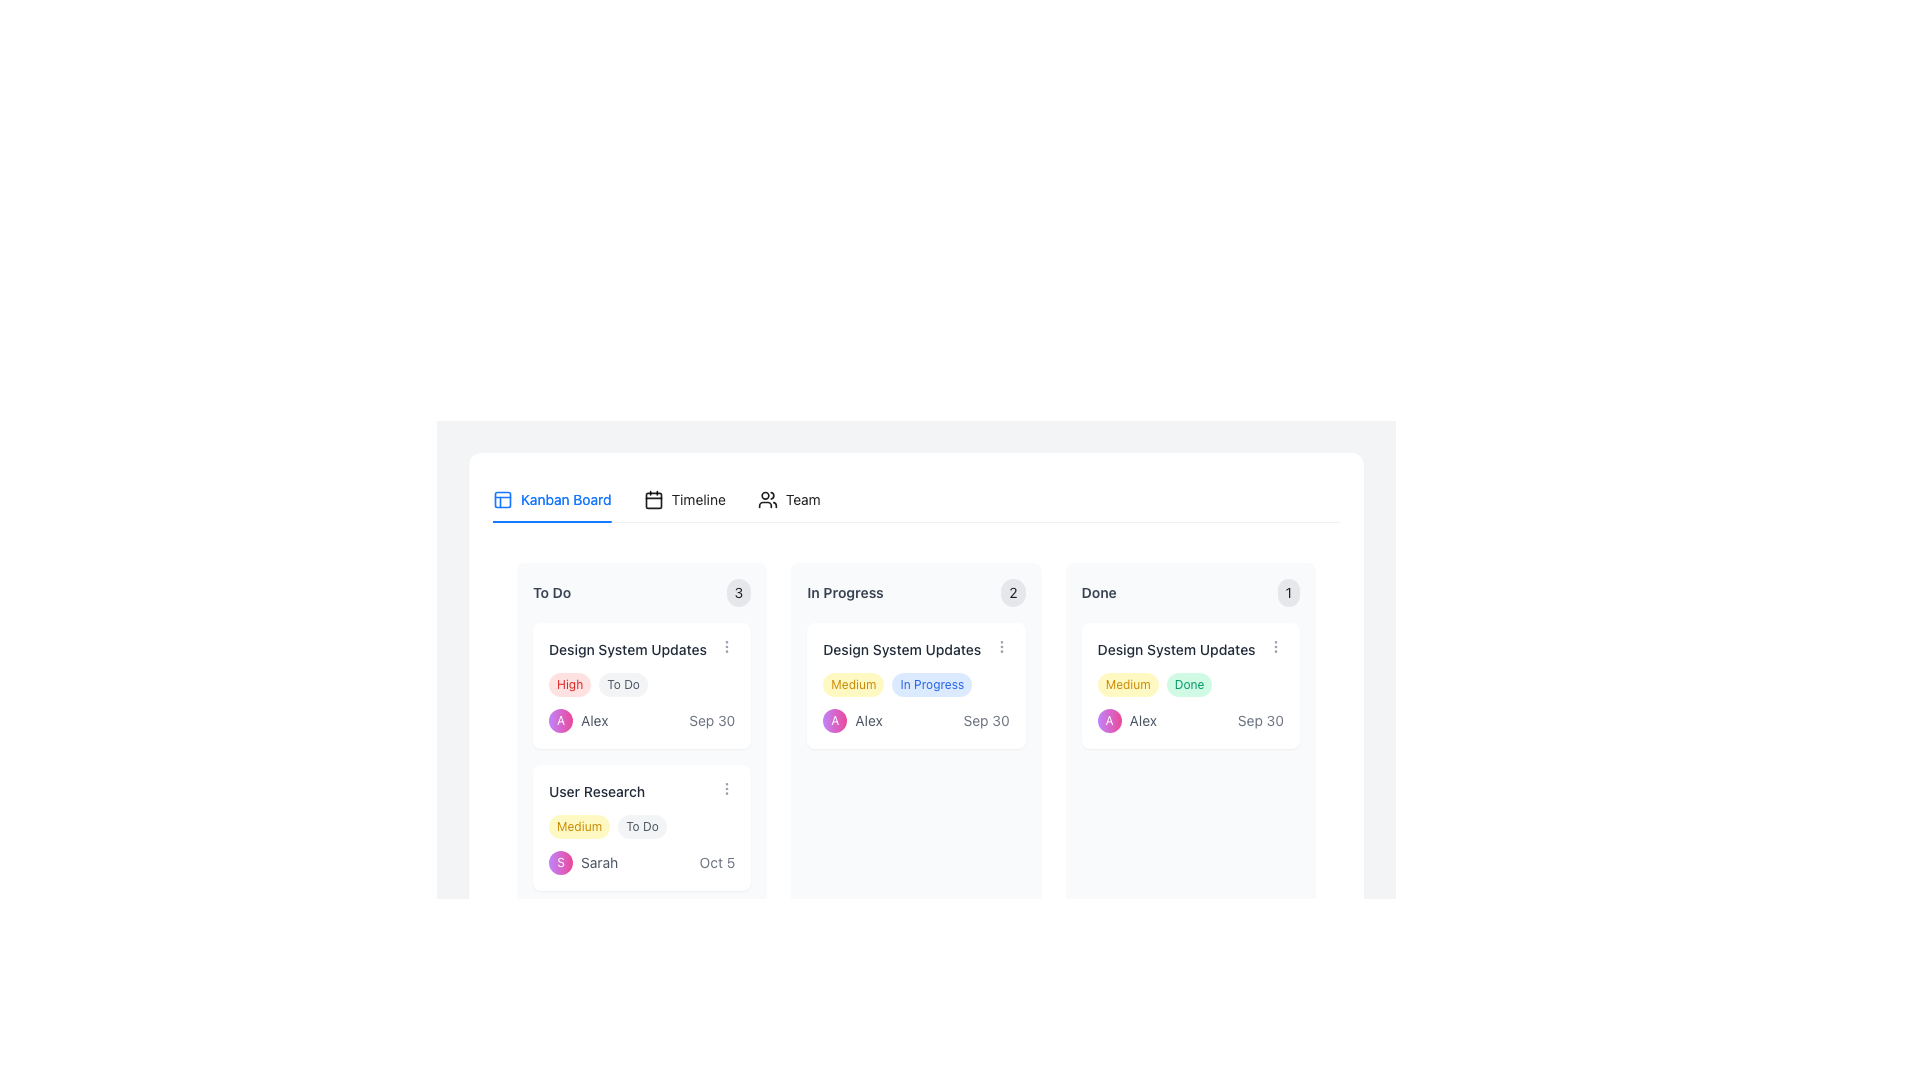  What do you see at coordinates (593, 721) in the screenshot?
I see `the text label displaying the name 'Alex', which is styled in a small gray font and located to the right of the circular icon marked with 'A' in the 'Design System Updates' item of the 'To Do' column on the Kanban Board` at bounding box center [593, 721].